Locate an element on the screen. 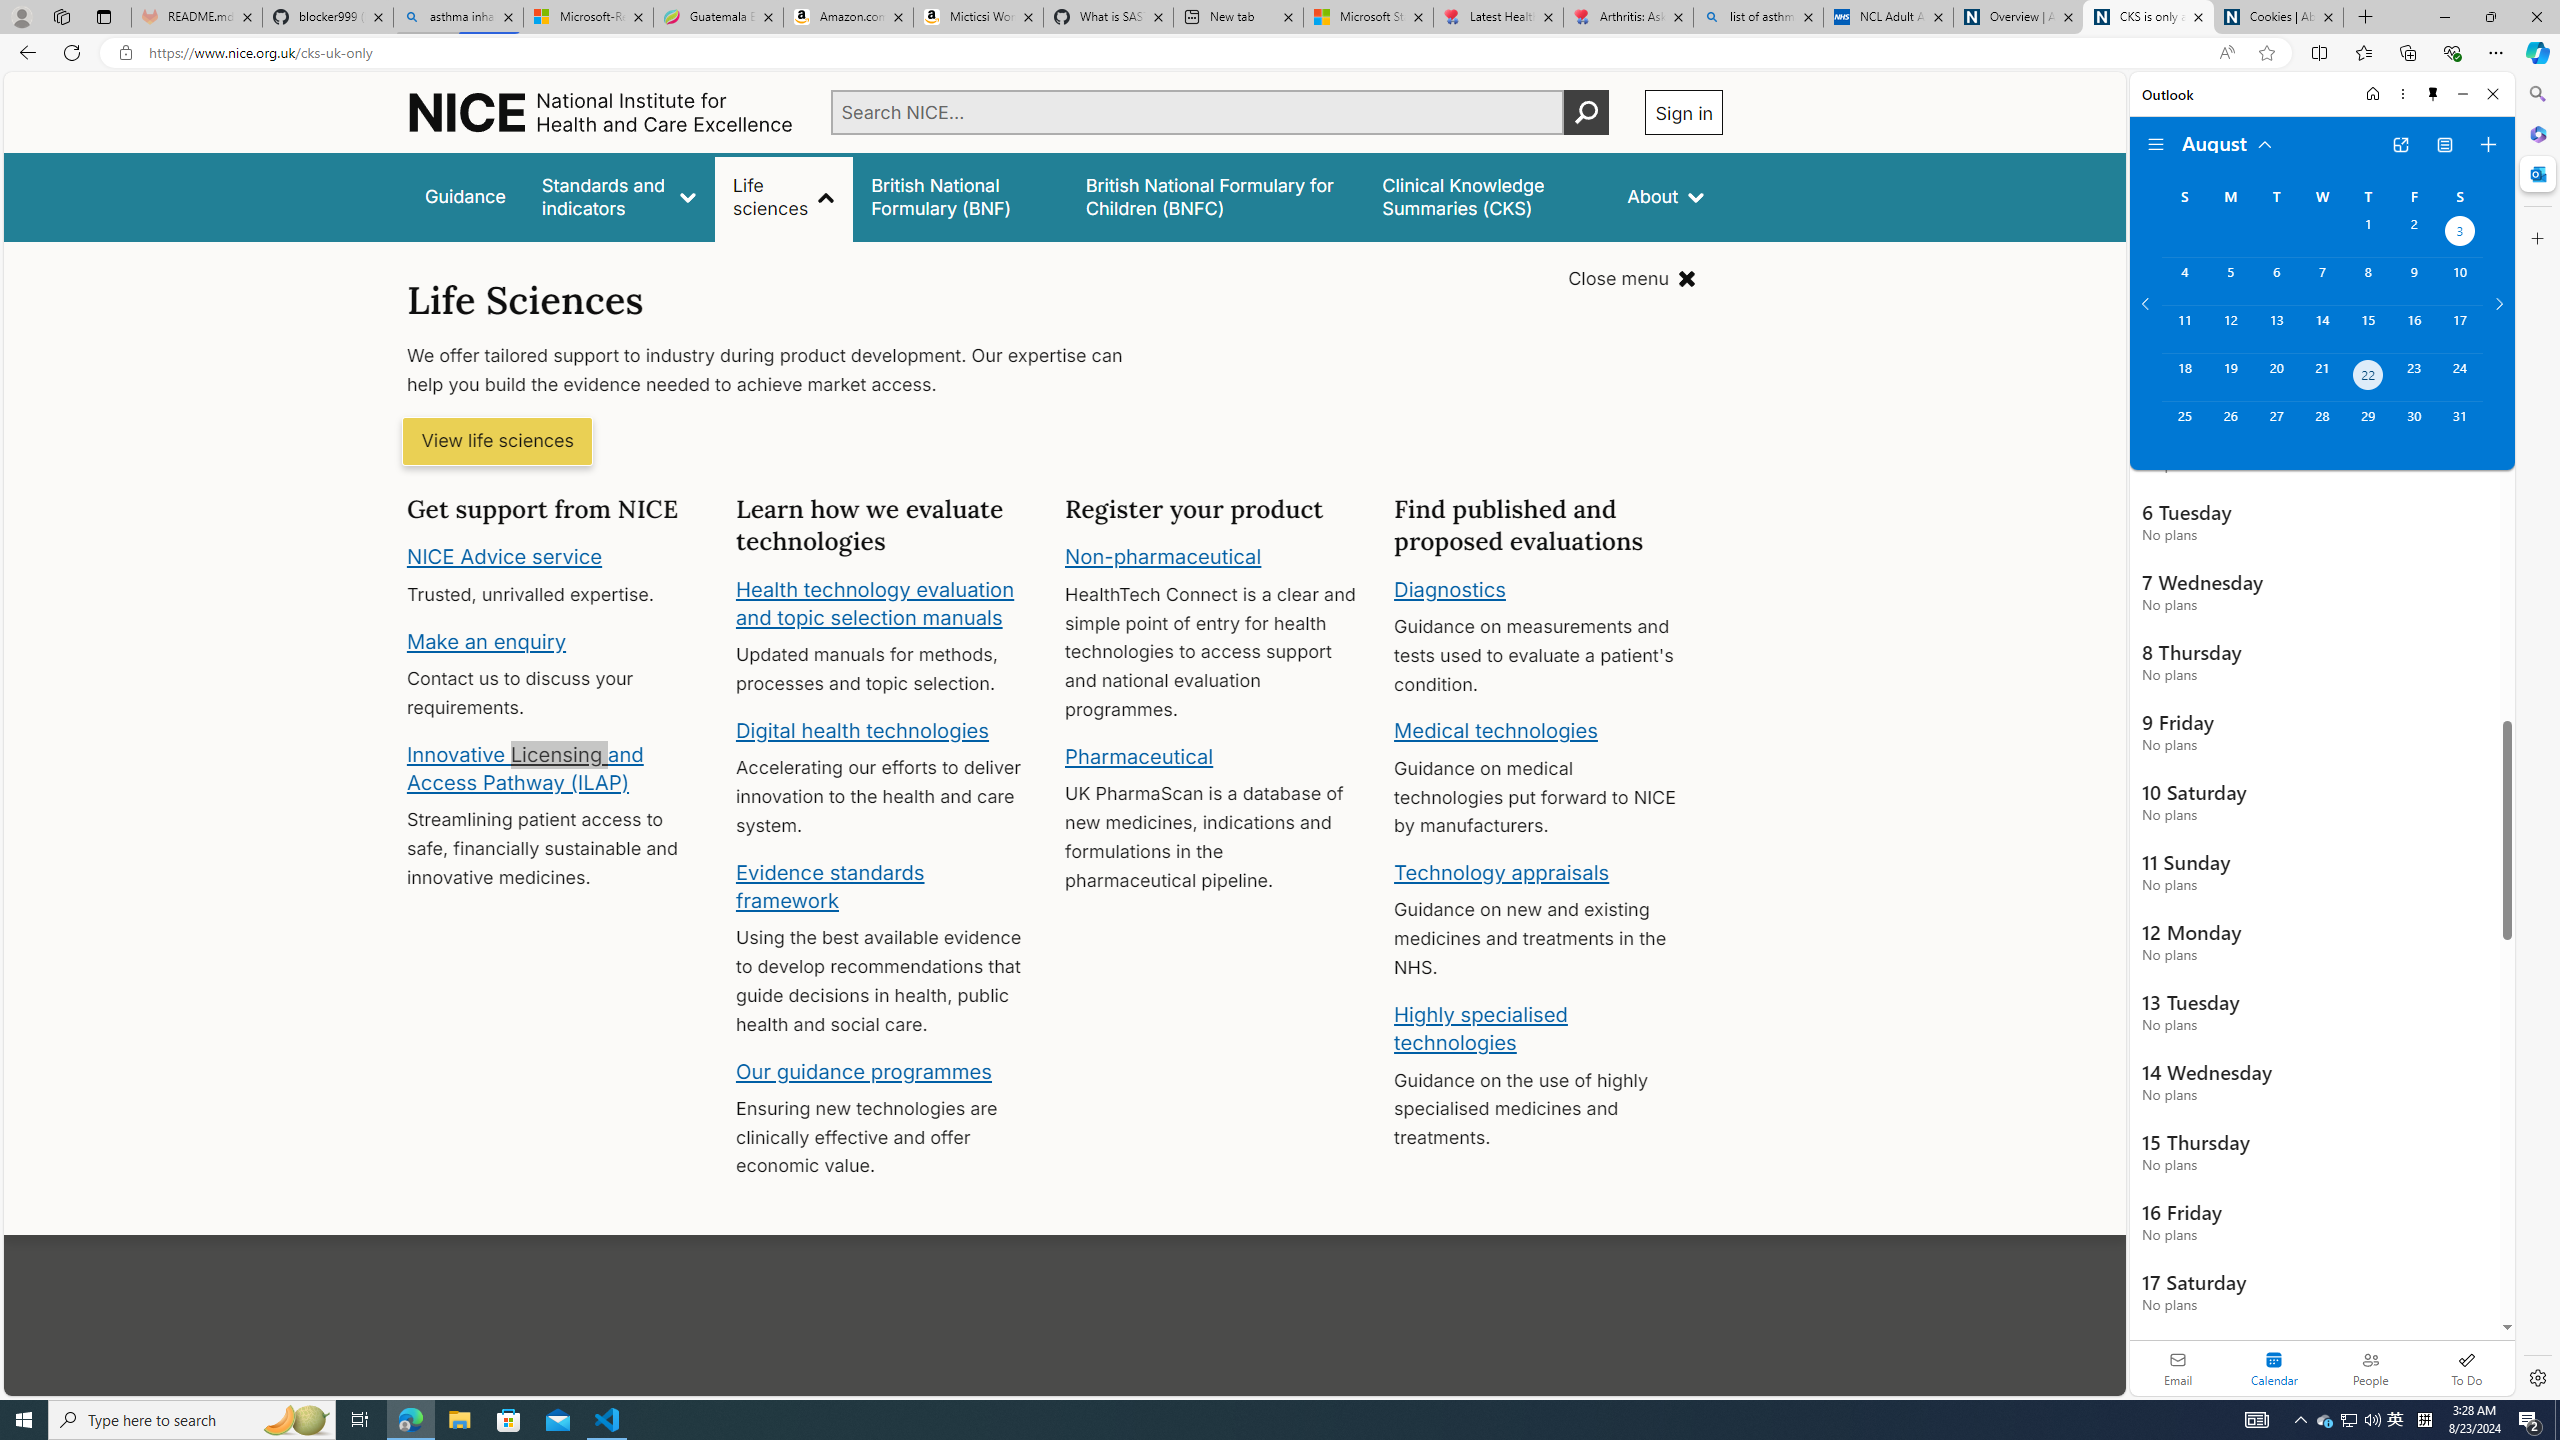 The width and height of the screenshot is (2560, 1440). 'Wednesday, August 21, 2024. ' is located at coordinates (2320, 376).